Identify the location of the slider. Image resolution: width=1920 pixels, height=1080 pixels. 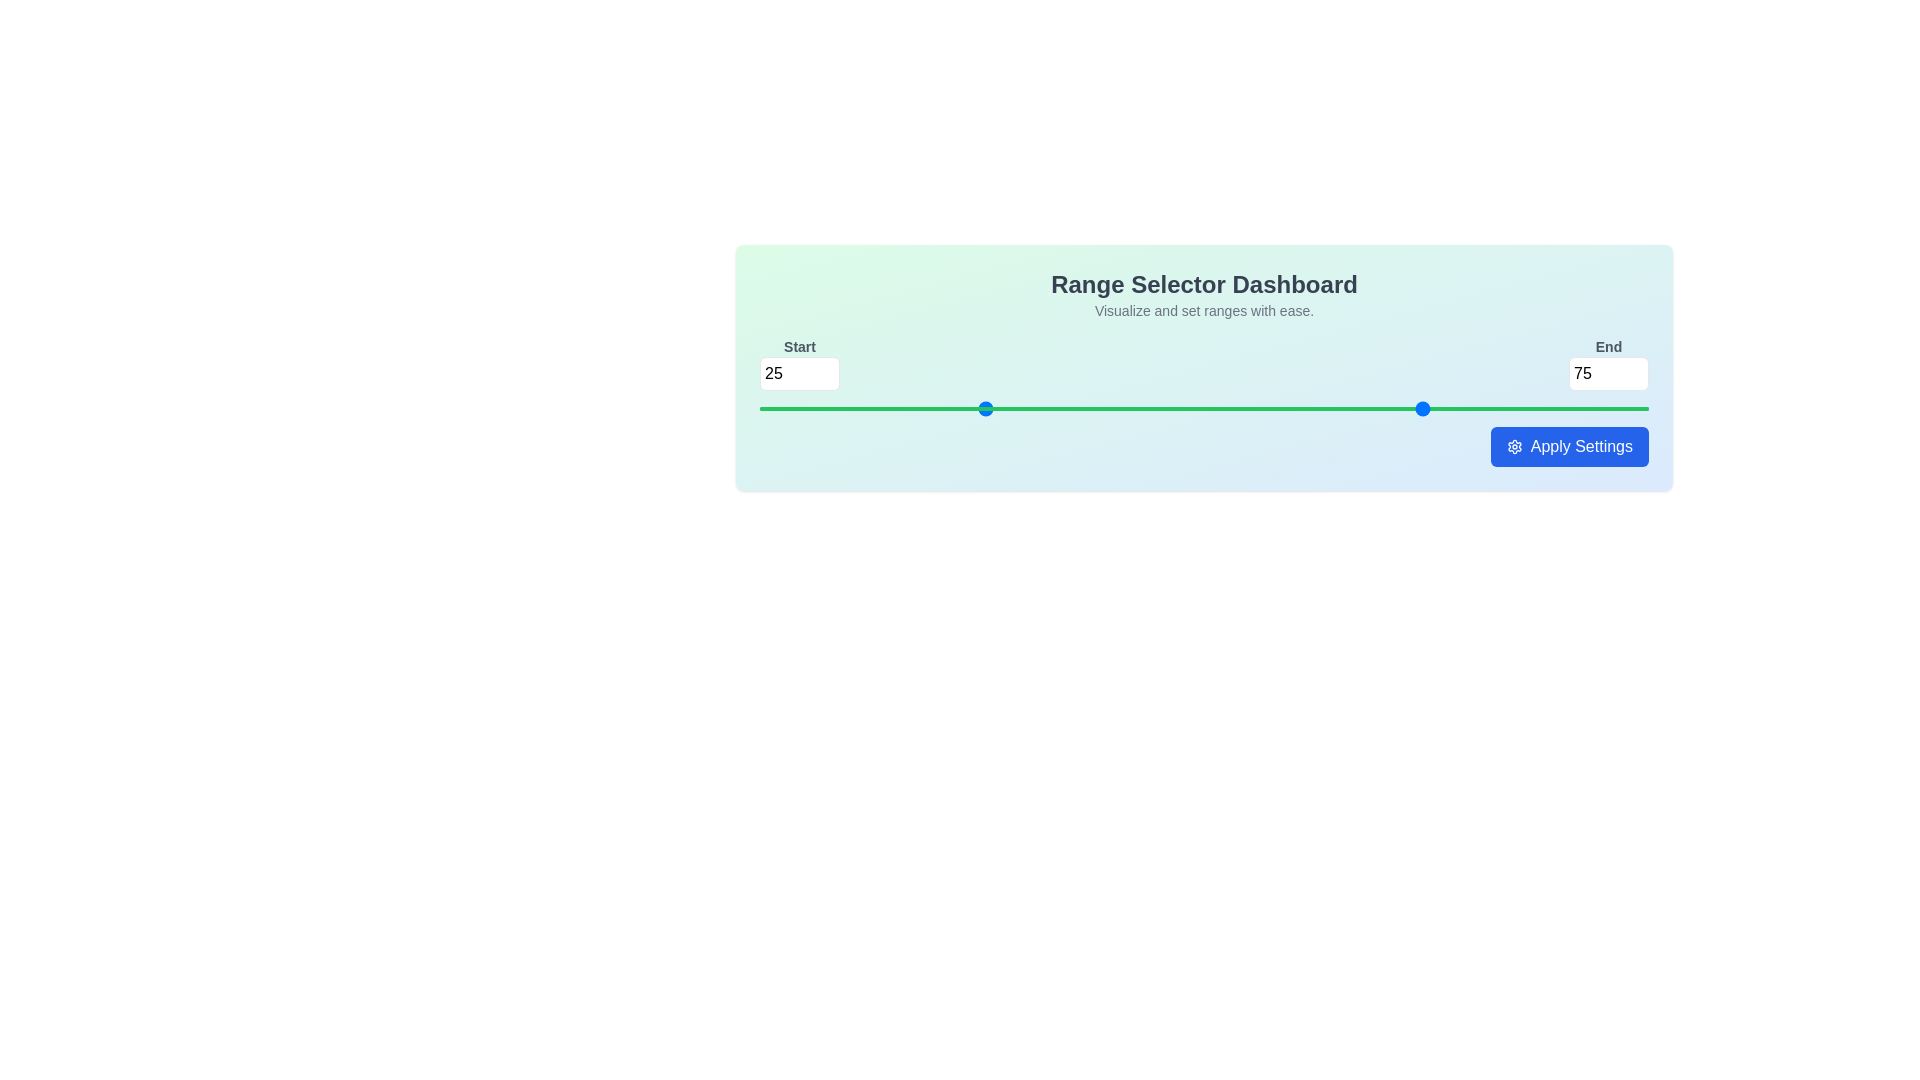
(1640, 407).